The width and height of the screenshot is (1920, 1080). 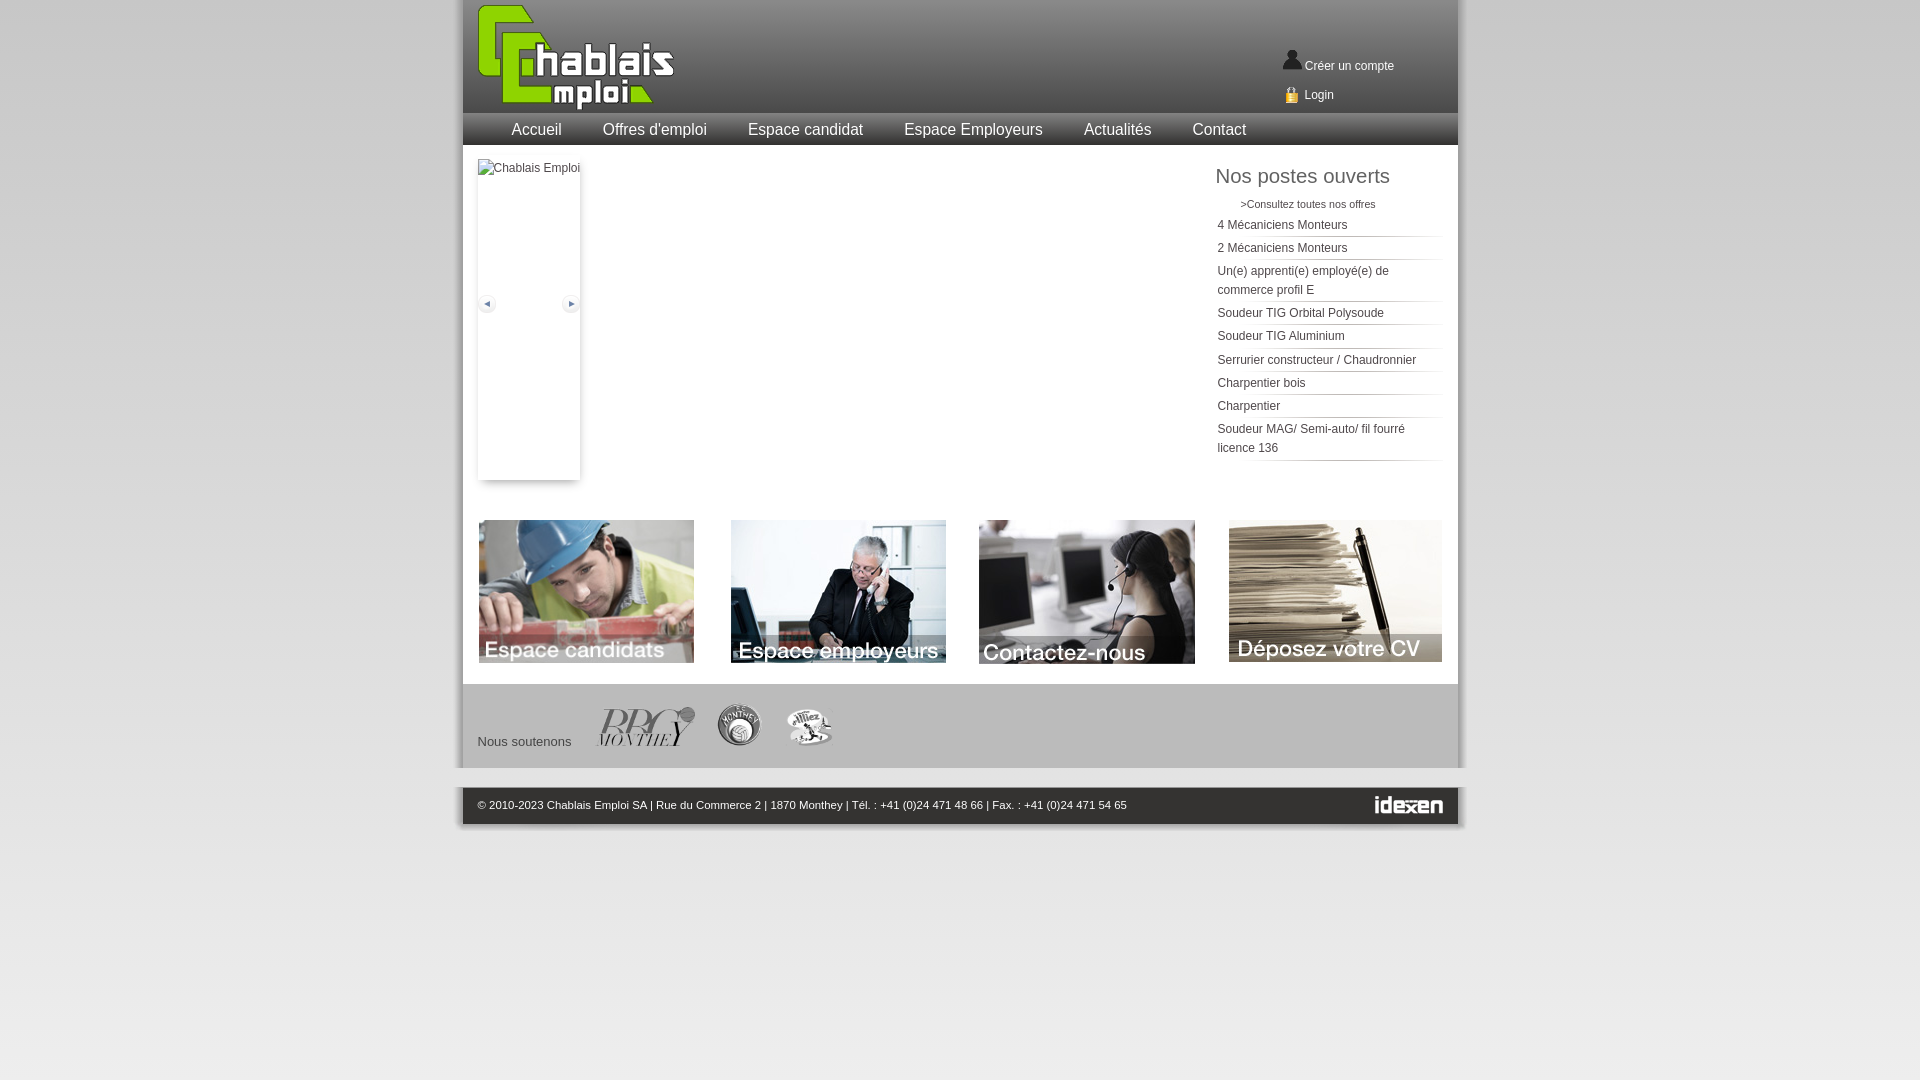 What do you see at coordinates (1301, 312) in the screenshot?
I see `'Soudeur TIG Orbital Polysoude'` at bounding box center [1301, 312].